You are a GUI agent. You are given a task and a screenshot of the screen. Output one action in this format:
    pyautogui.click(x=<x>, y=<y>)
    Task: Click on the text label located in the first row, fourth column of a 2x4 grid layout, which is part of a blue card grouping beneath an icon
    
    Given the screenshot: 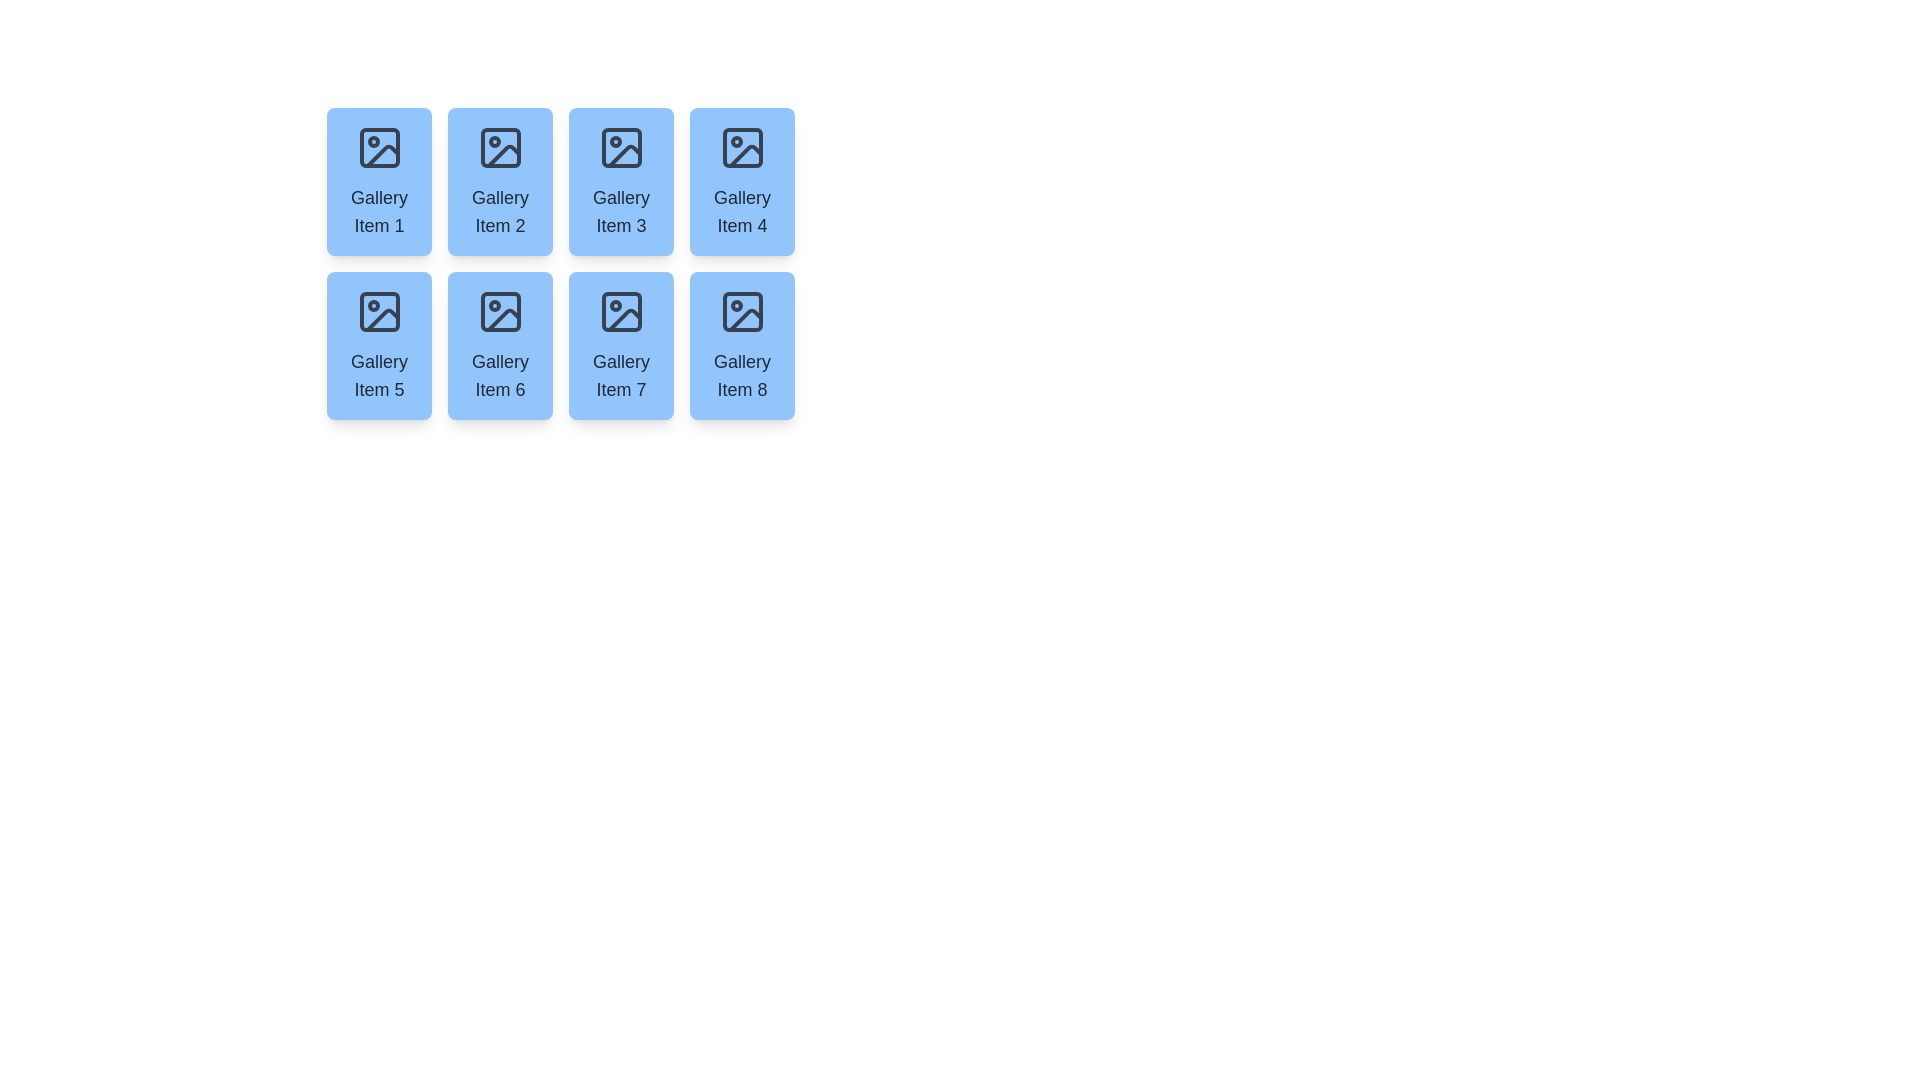 What is the action you would take?
    pyautogui.click(x=741, y=212)
    